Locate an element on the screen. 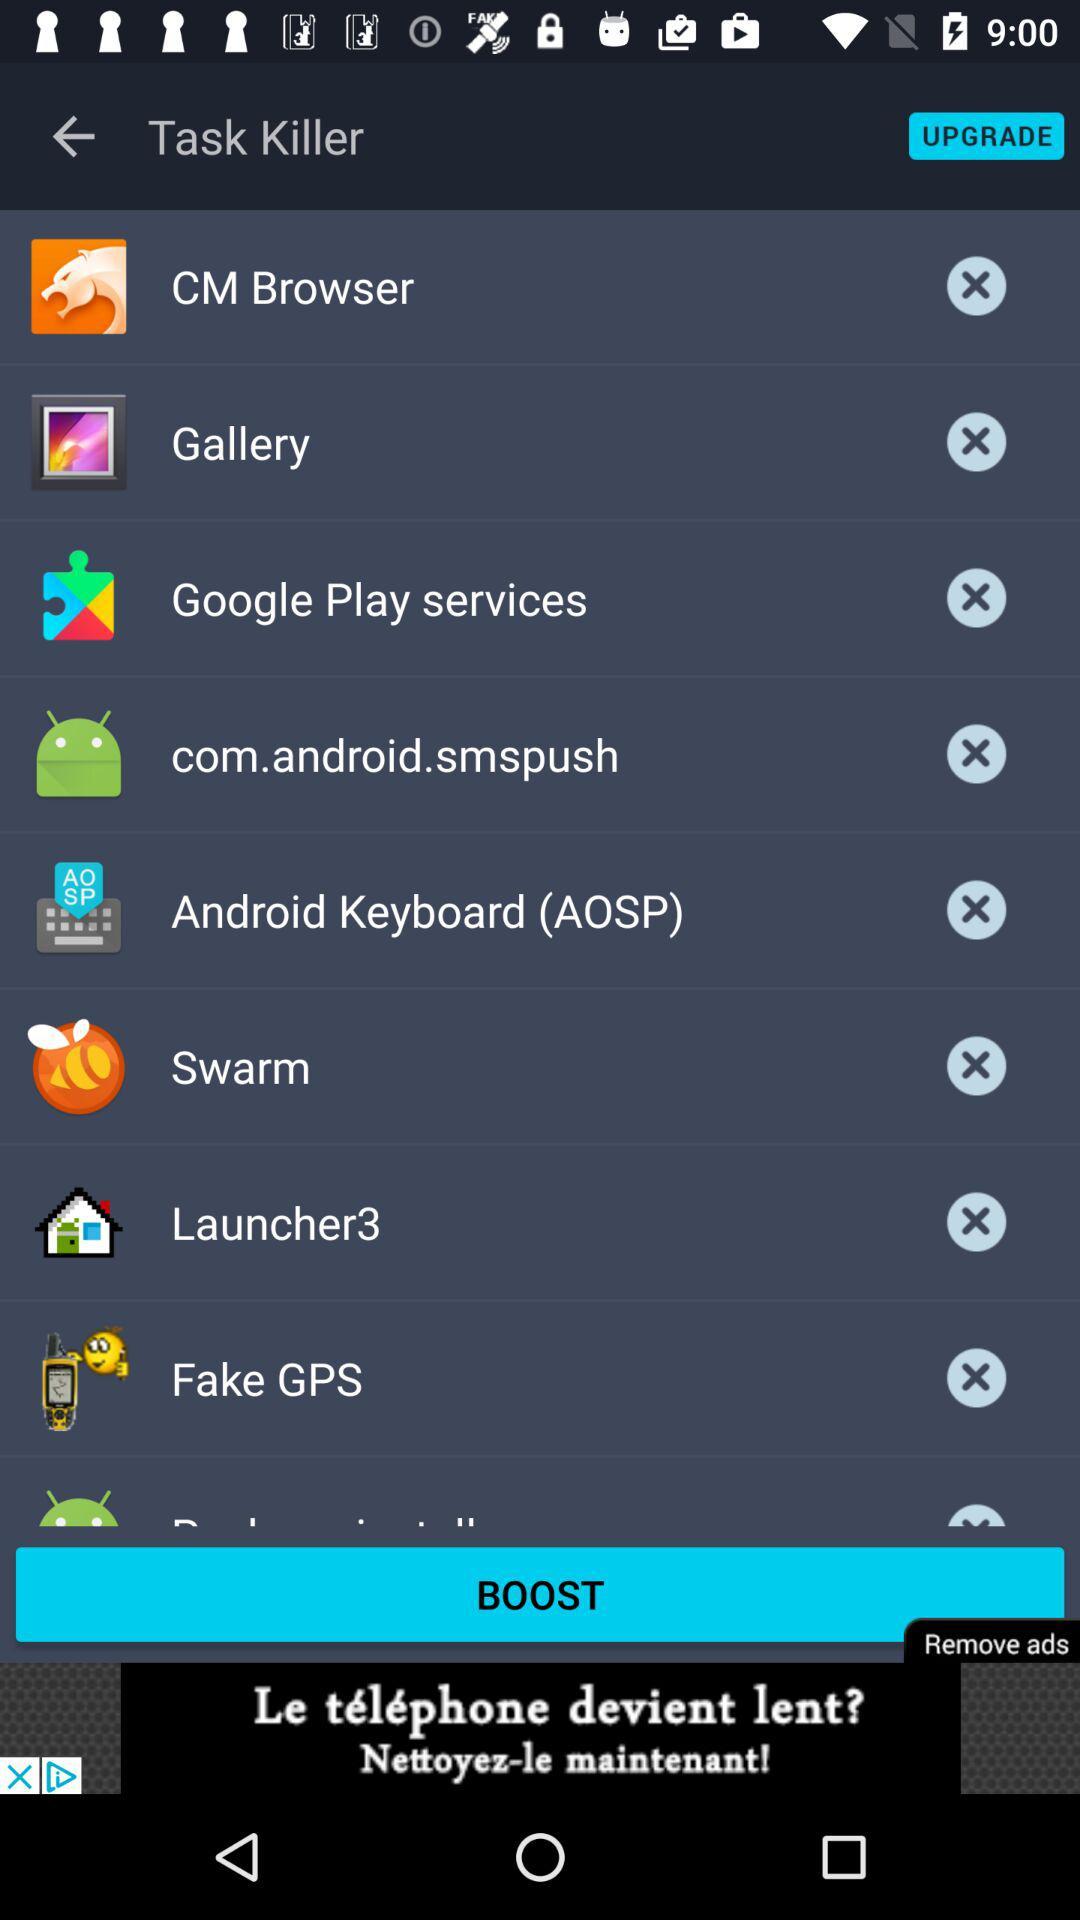 Image resolution: width=1080 pixels, height=1920 pixels. launch advertisement is located at coordinates (540, 1727).